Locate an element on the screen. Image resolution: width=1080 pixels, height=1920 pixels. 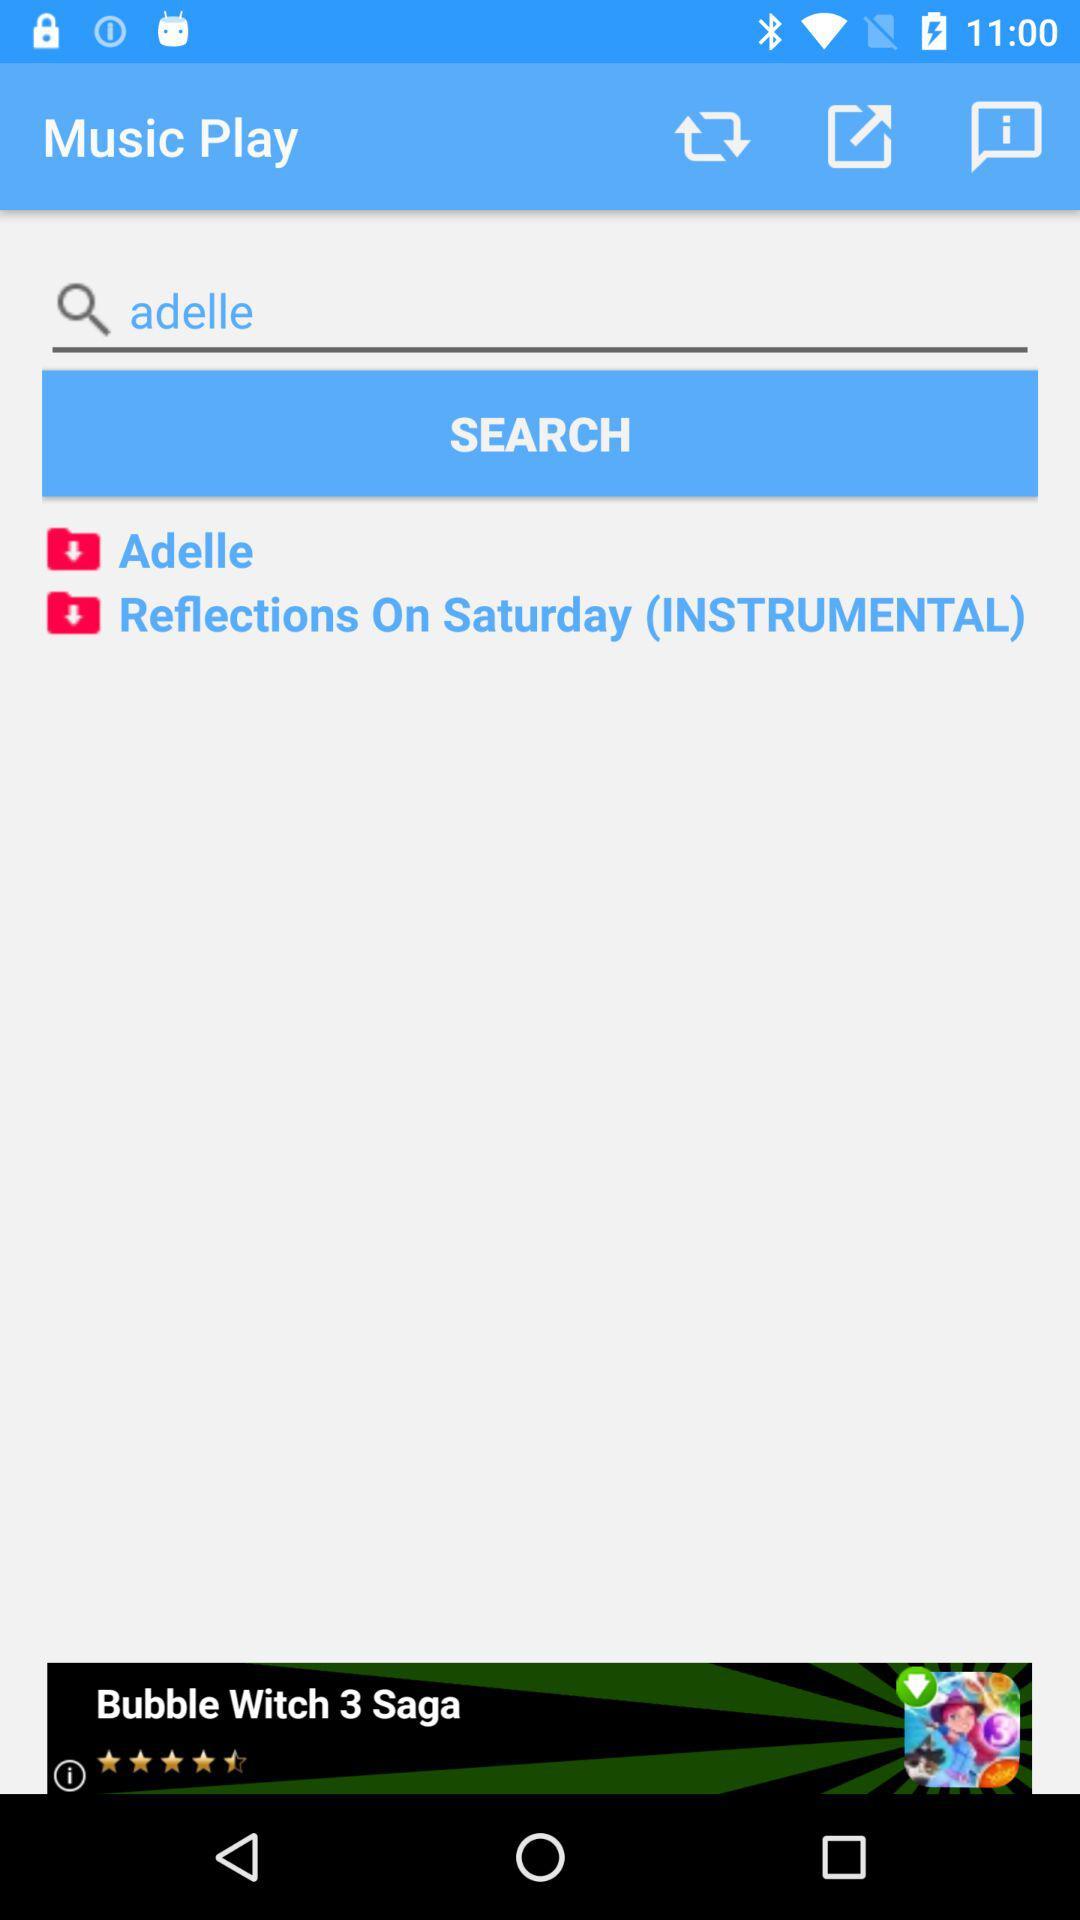
launch advertised app in play store is located at coordinates (538, 1727).